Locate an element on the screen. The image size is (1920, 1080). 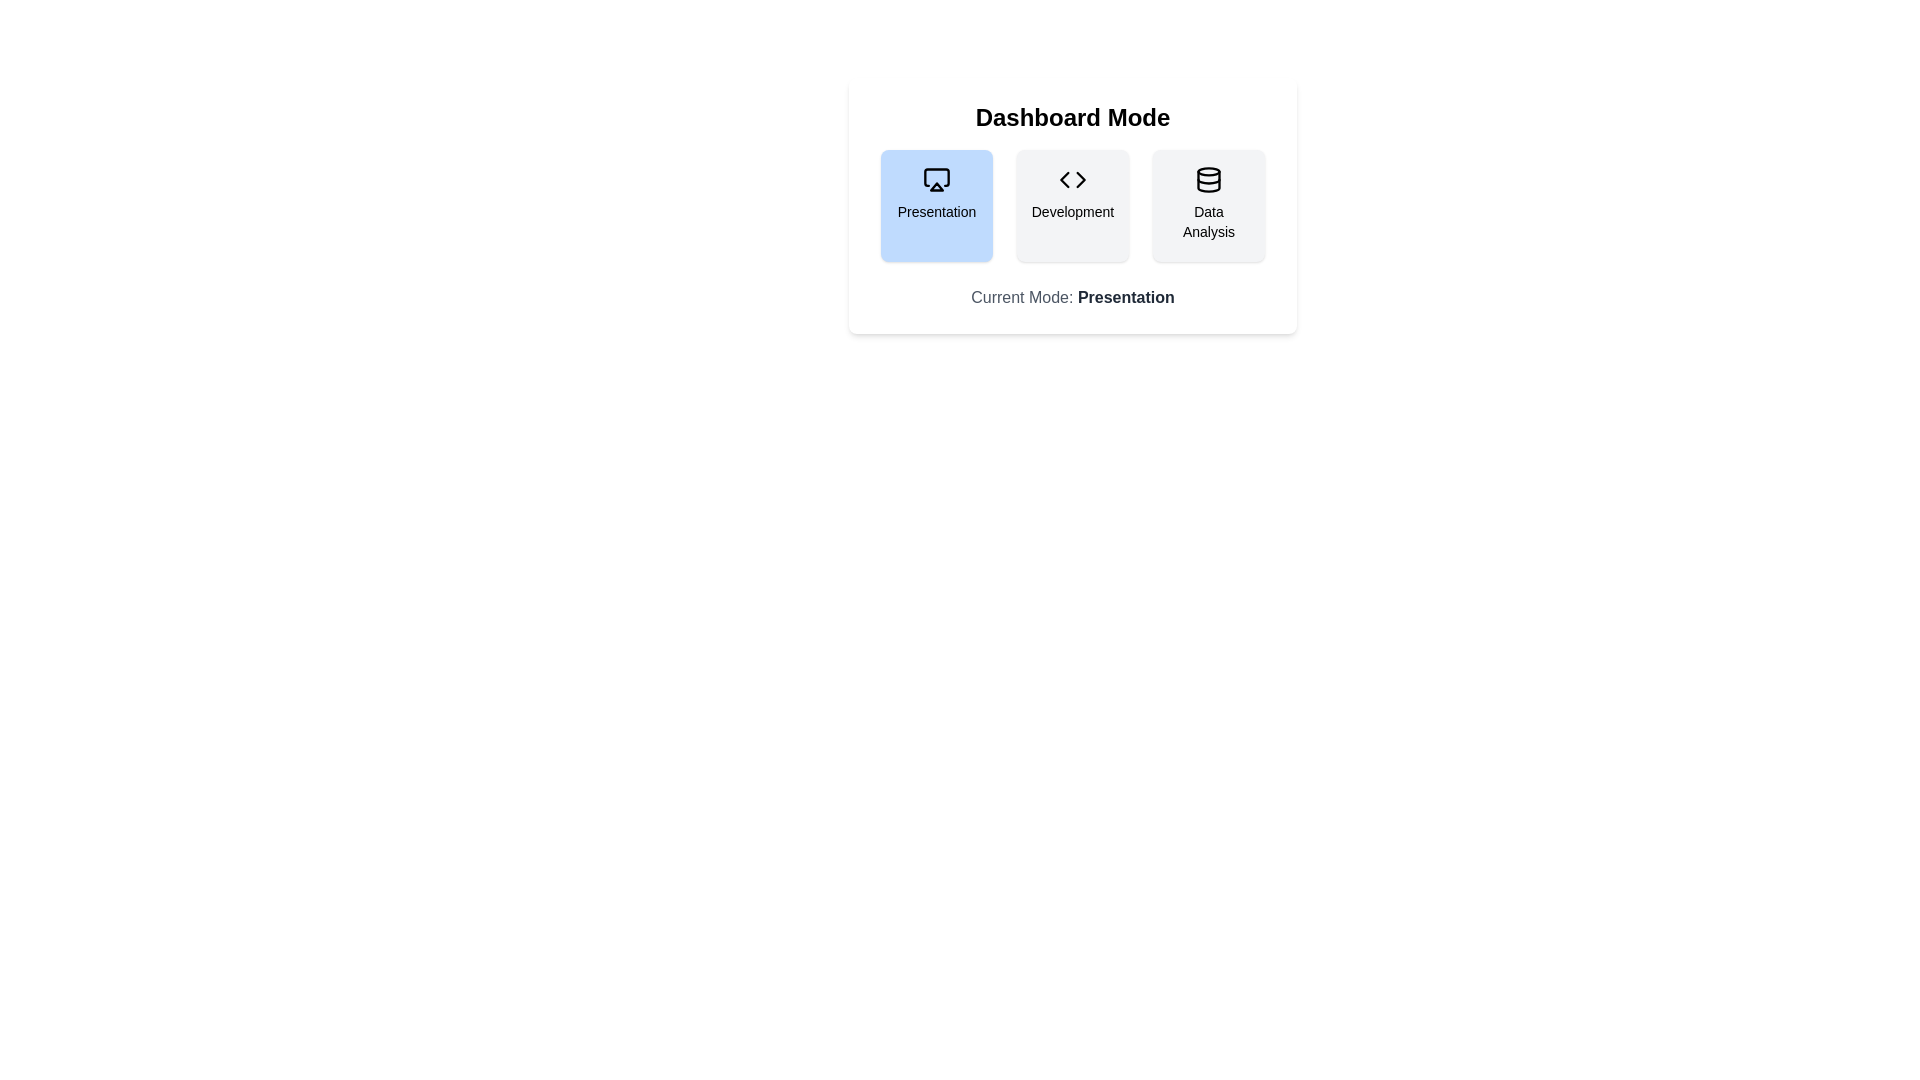
the mode button labeled Development to observe its hover effect is located at coordinates (1072, 205).